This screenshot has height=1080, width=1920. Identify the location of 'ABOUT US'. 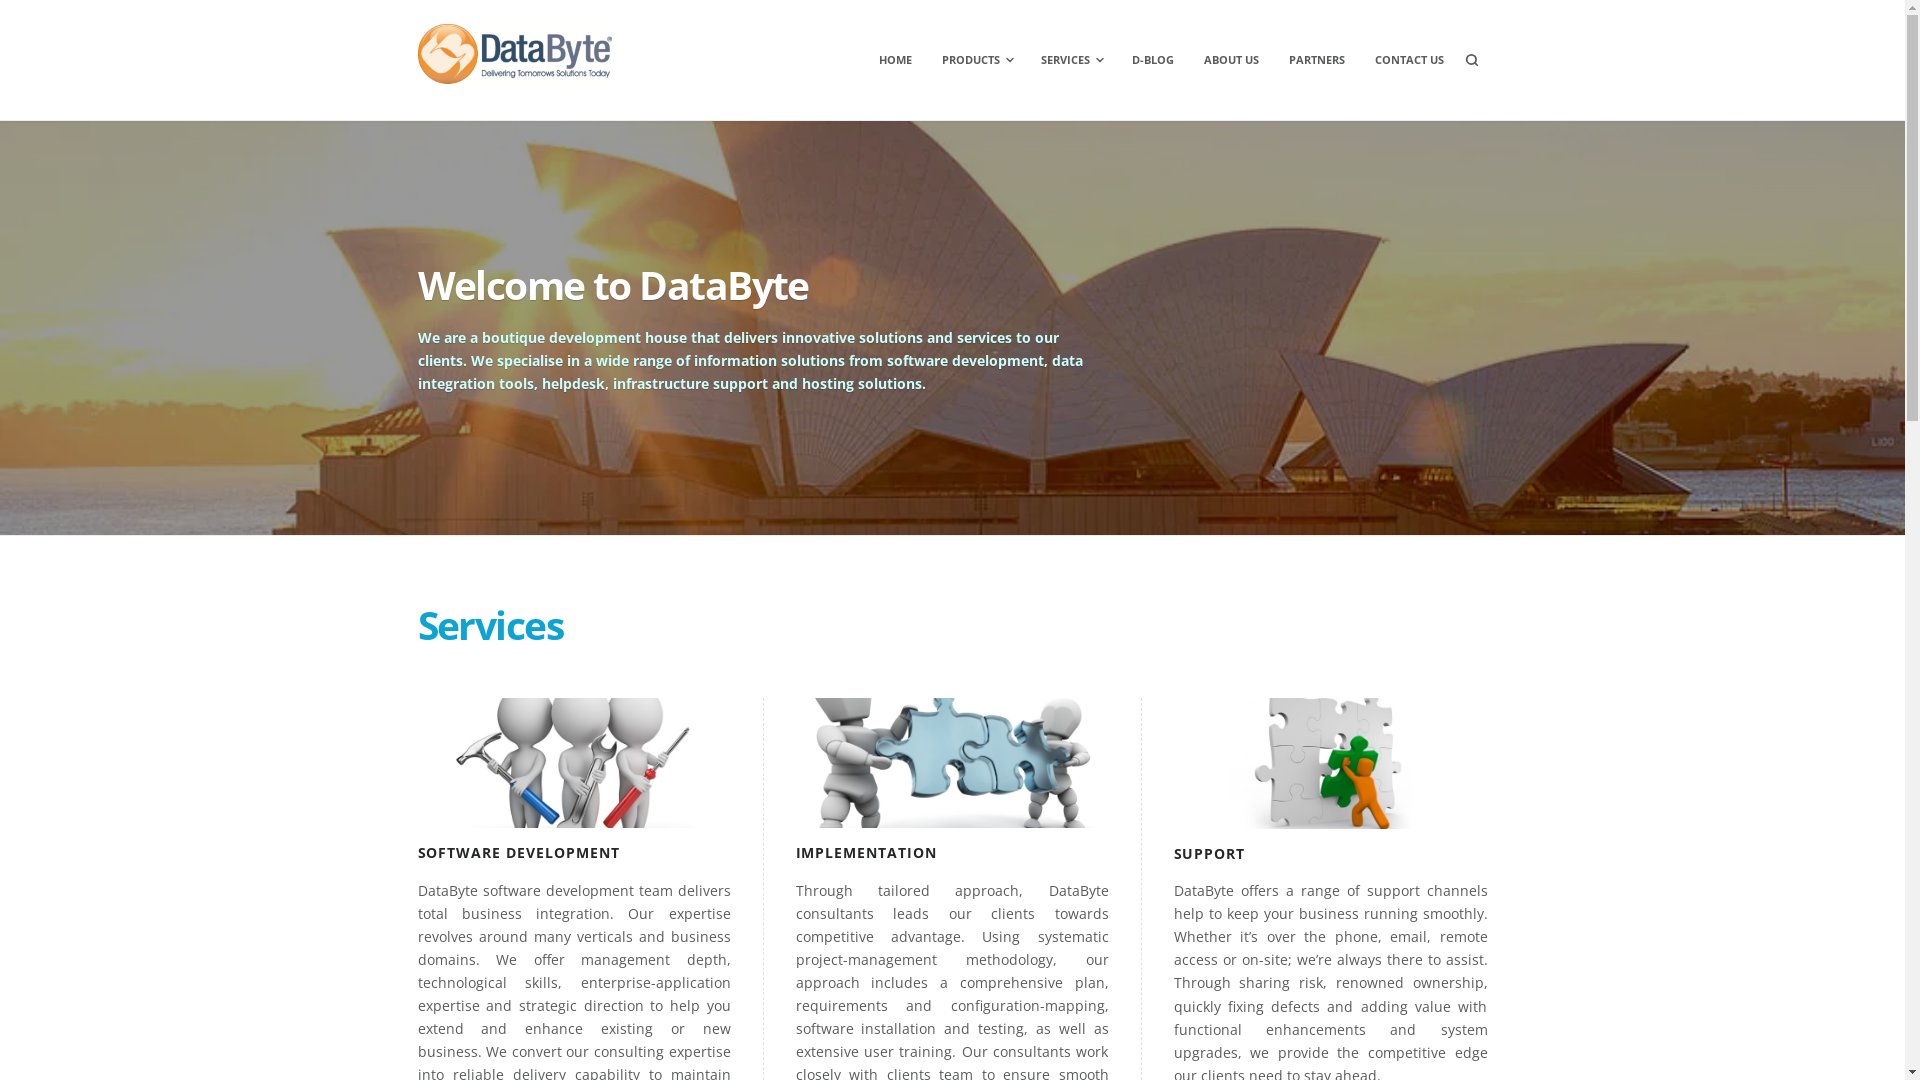
(1230, 59).